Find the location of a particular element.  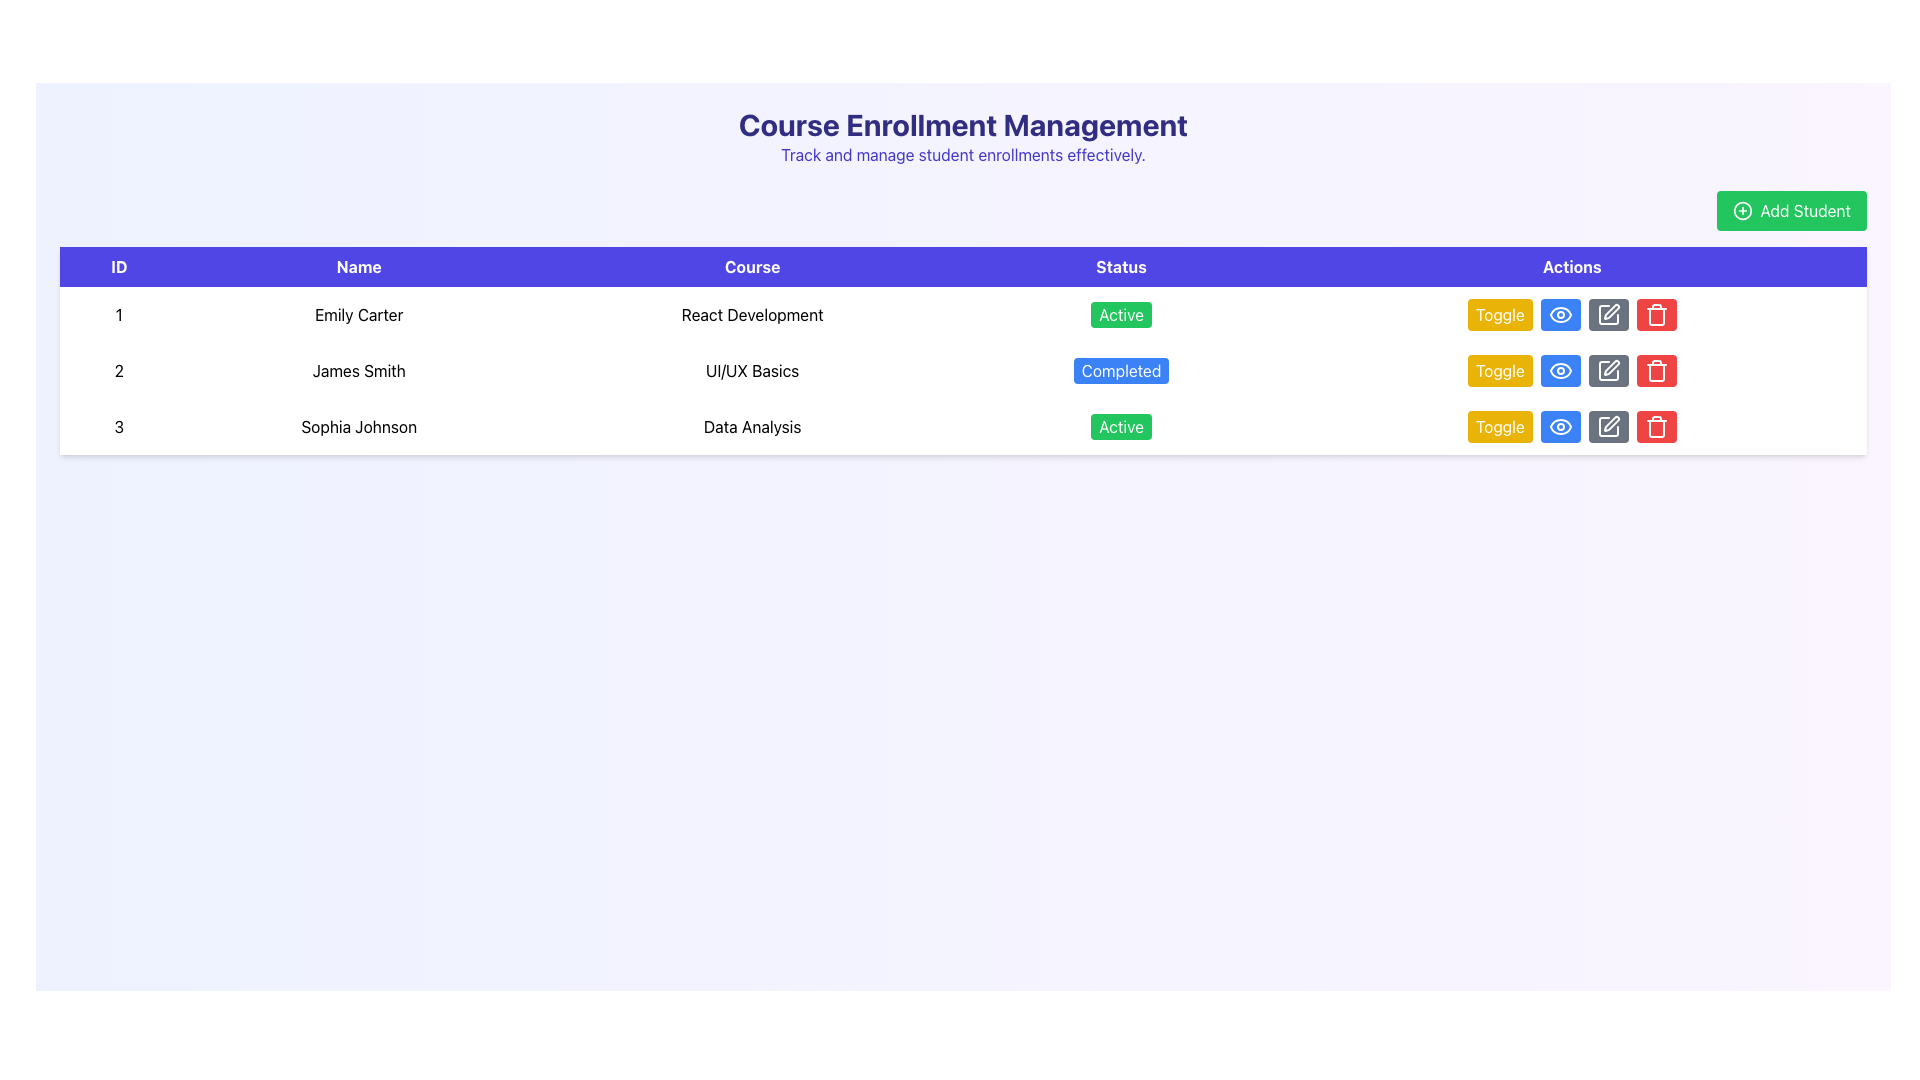

the green 'Add Student' button with rounded corners that has a circle-plus icon and white text to trigger hover effects is located at coordinates (1791, 211).